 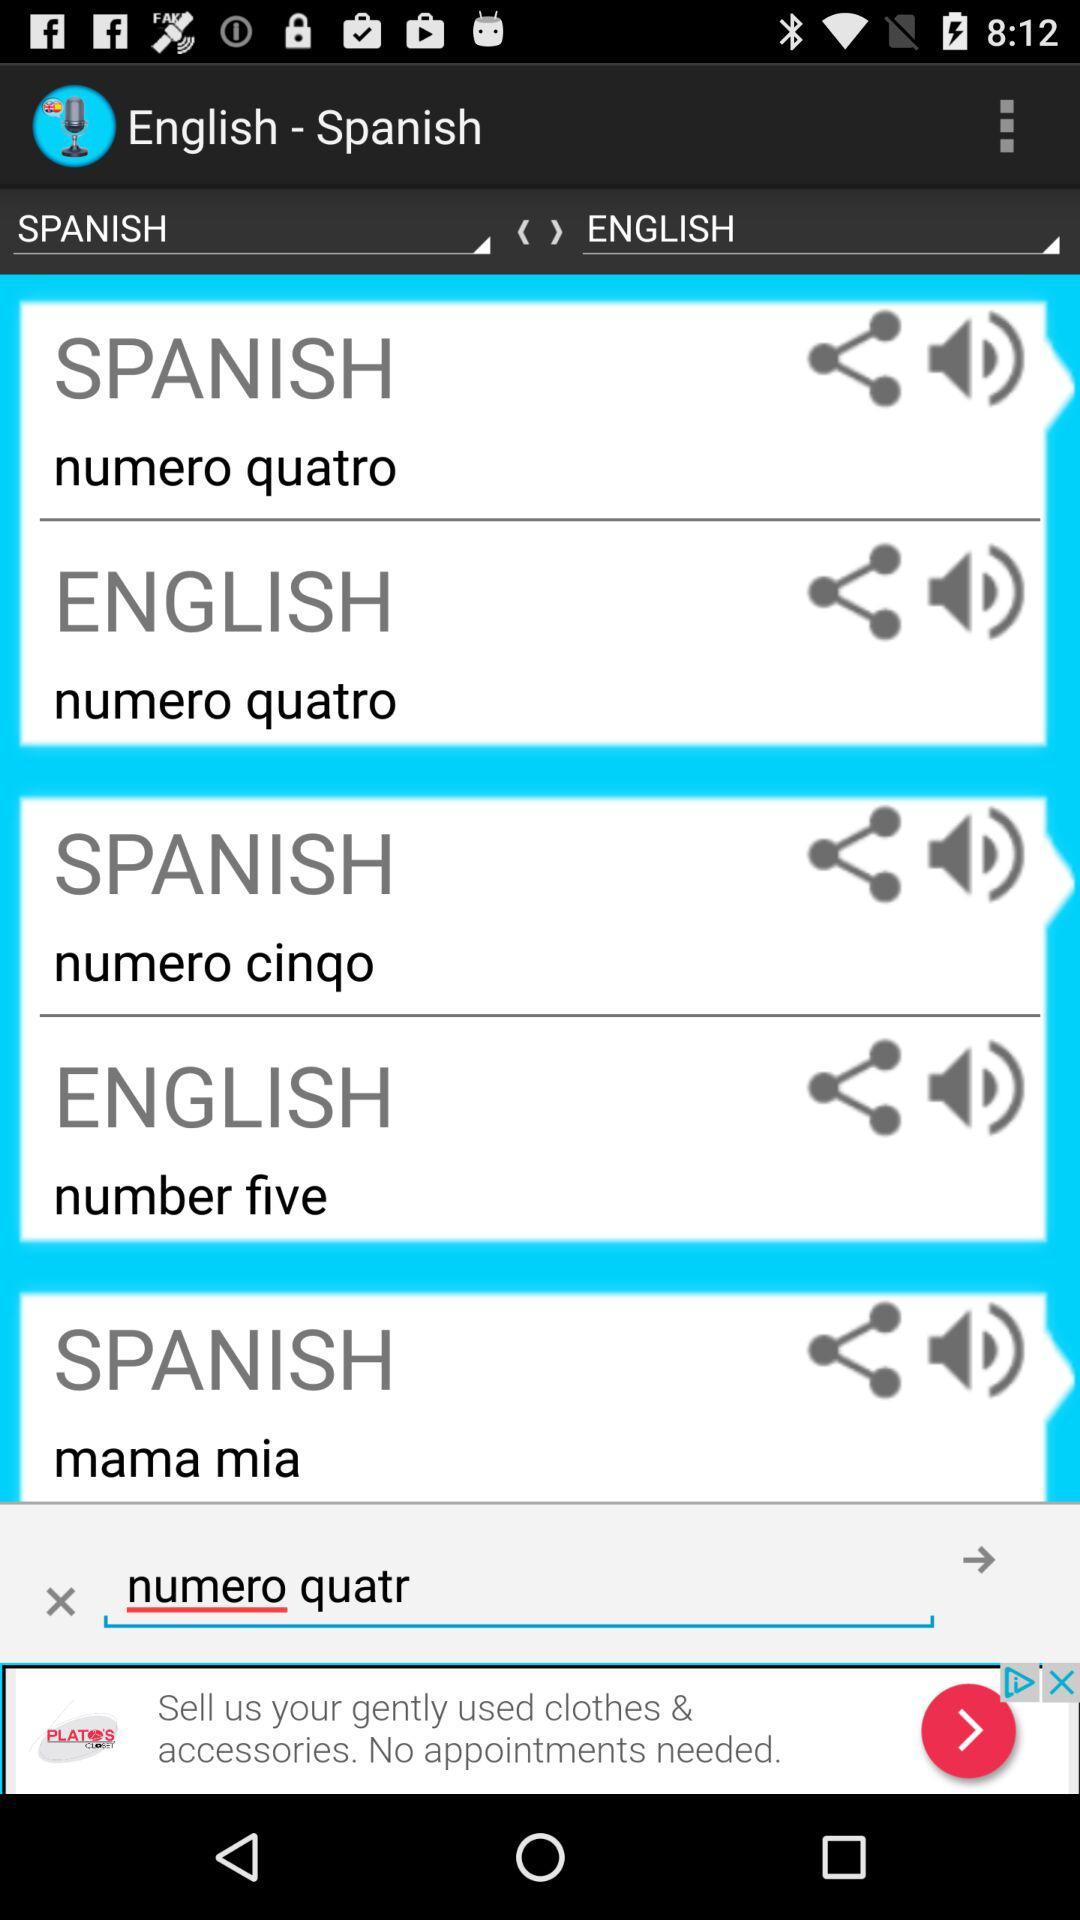 I want to click on share, so click(x=853, y=854).